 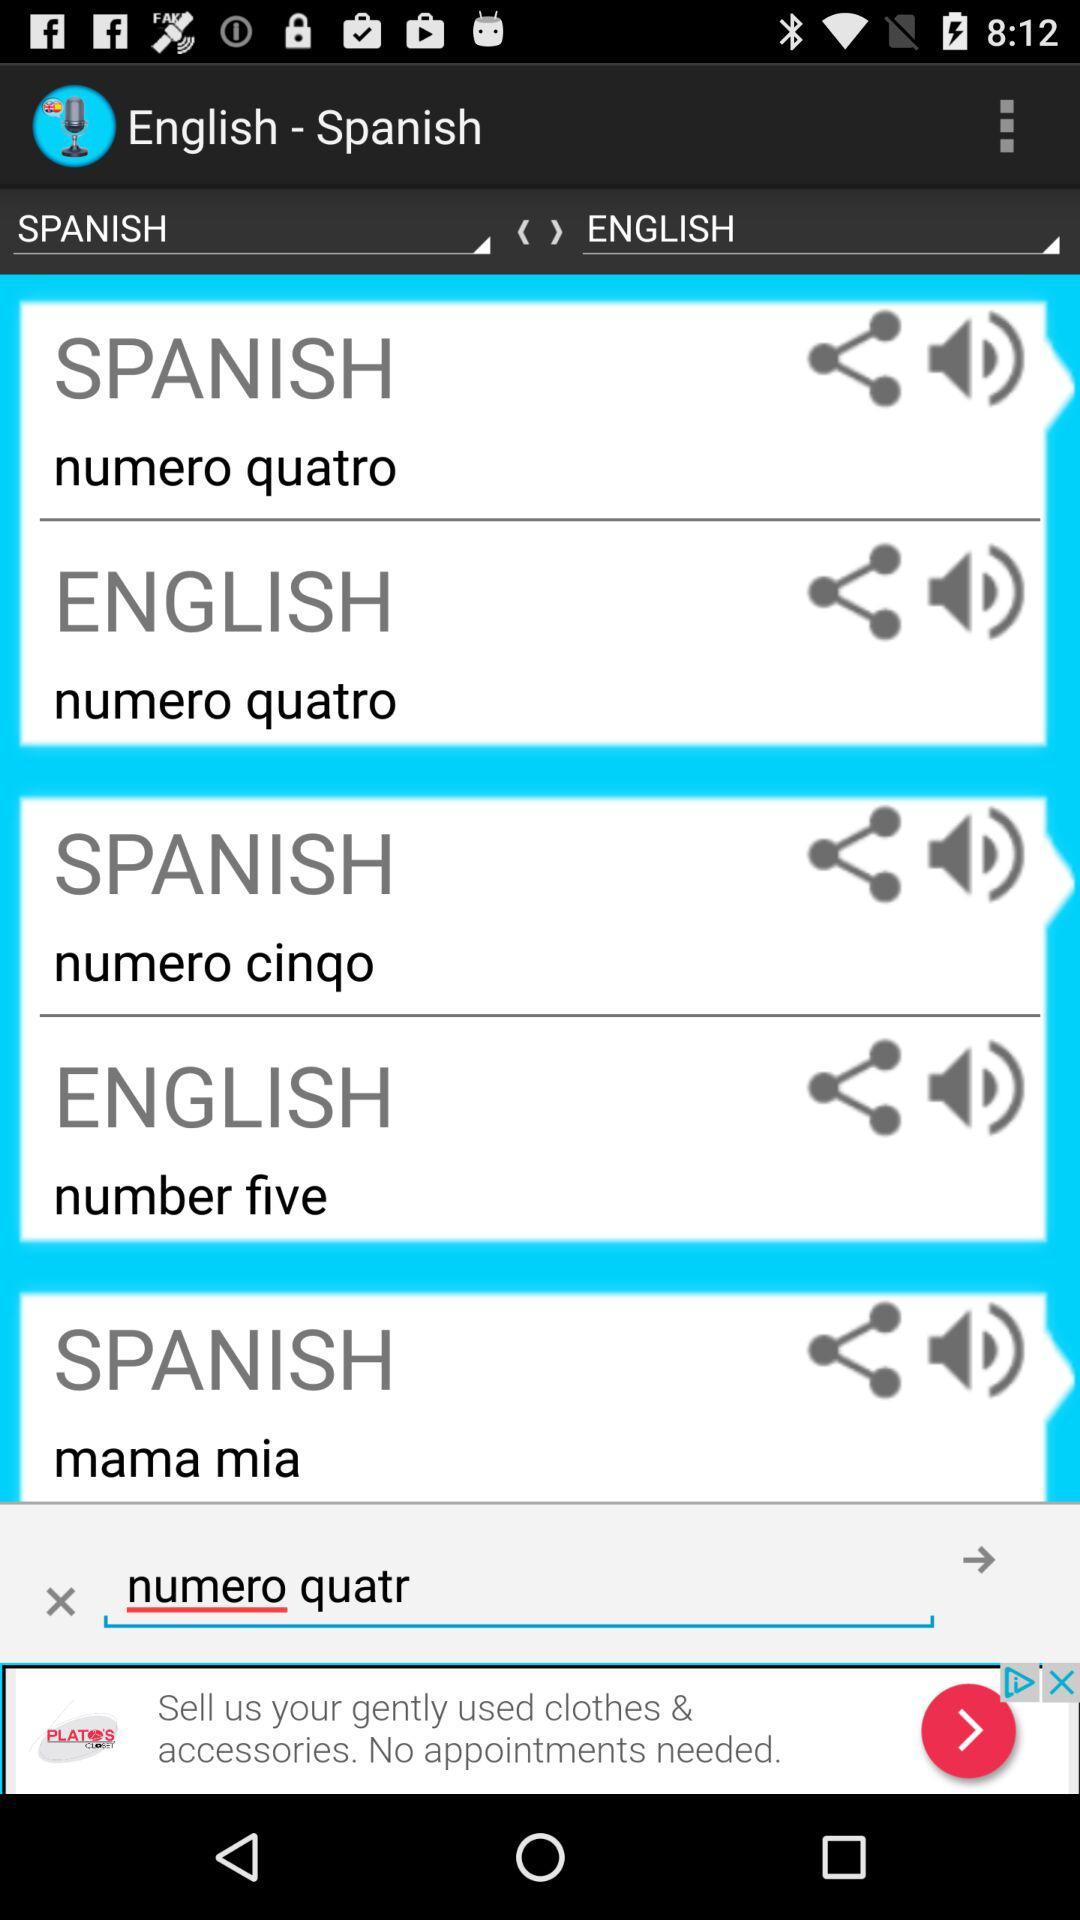 I want to click on share, so click(x=853, y=854).